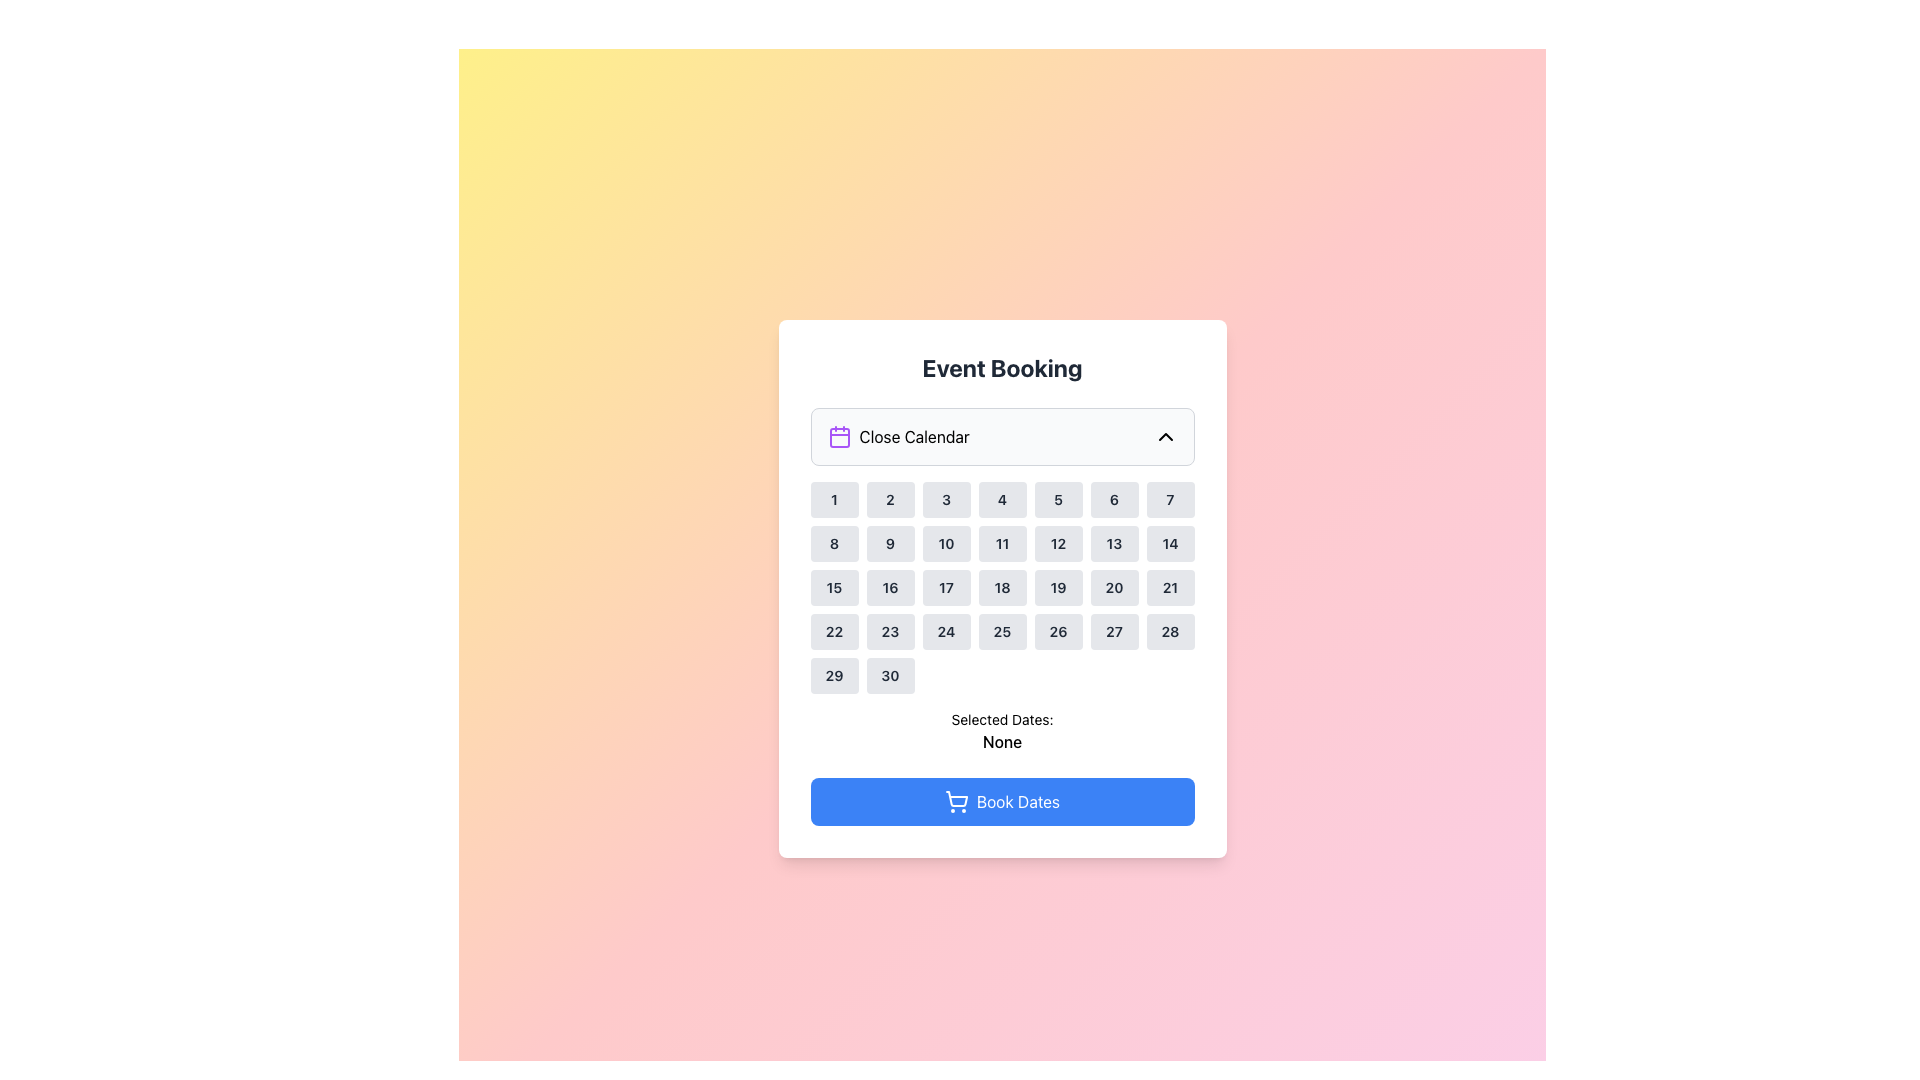 This screenshot has width=1920, height=1080. What do you see at coordinates (834, 499) in the screenshot?
I see `the button that represents the first day of the calendar within the date picker` at bounding box center [834, 499].